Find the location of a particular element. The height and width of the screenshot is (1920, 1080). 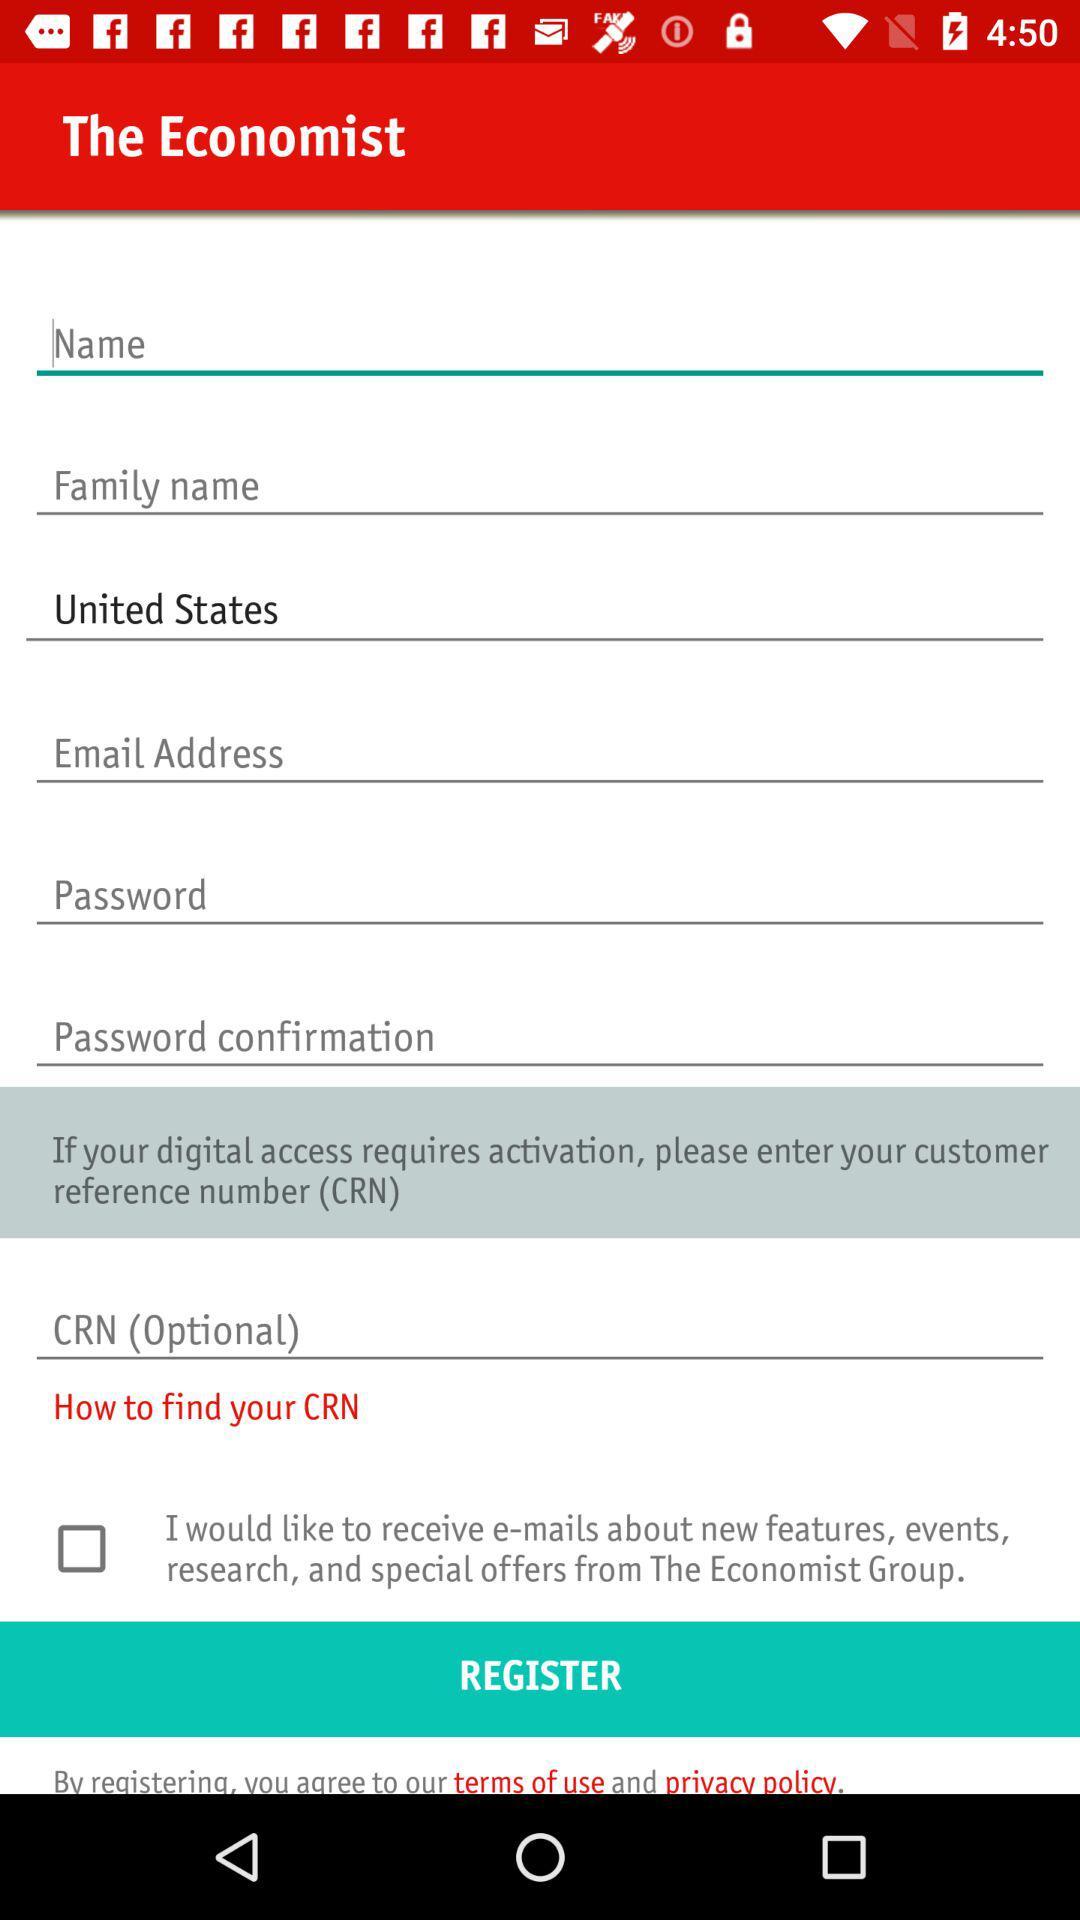

the icon above the how to find is located at coordinates (540, 1309).